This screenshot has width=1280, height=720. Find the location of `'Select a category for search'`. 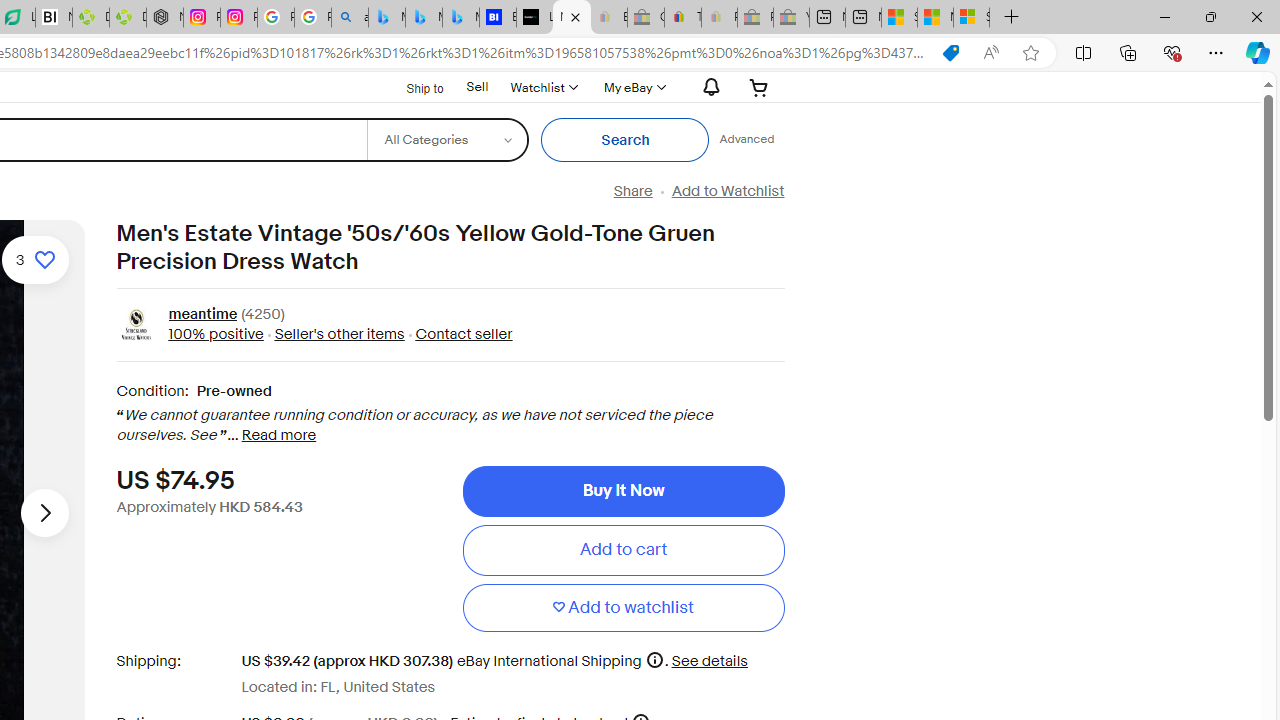

'Select a category for search' is located at coordinates (446, 139).